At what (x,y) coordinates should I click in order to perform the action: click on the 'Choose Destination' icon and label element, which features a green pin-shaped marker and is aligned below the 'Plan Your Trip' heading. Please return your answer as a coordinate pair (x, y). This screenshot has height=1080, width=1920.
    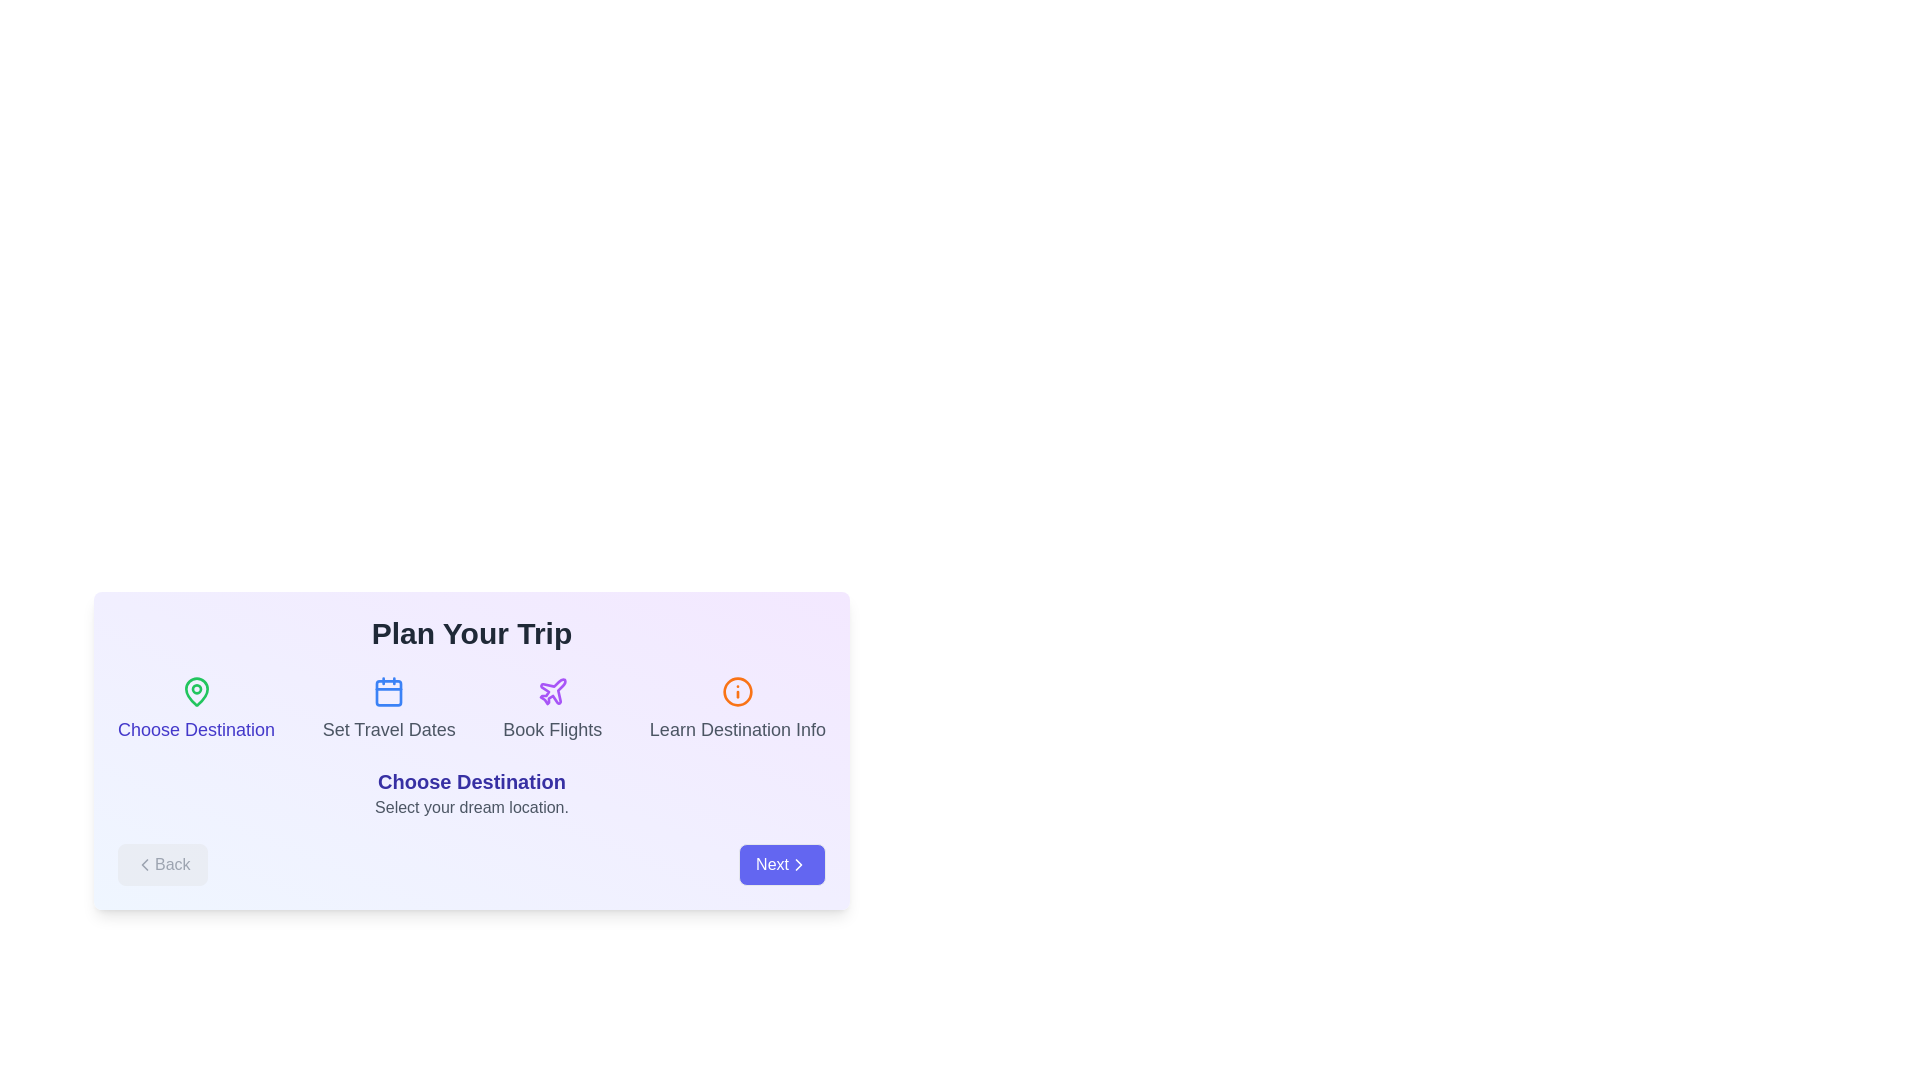
    Looking at the image, I should click on (196, 708).